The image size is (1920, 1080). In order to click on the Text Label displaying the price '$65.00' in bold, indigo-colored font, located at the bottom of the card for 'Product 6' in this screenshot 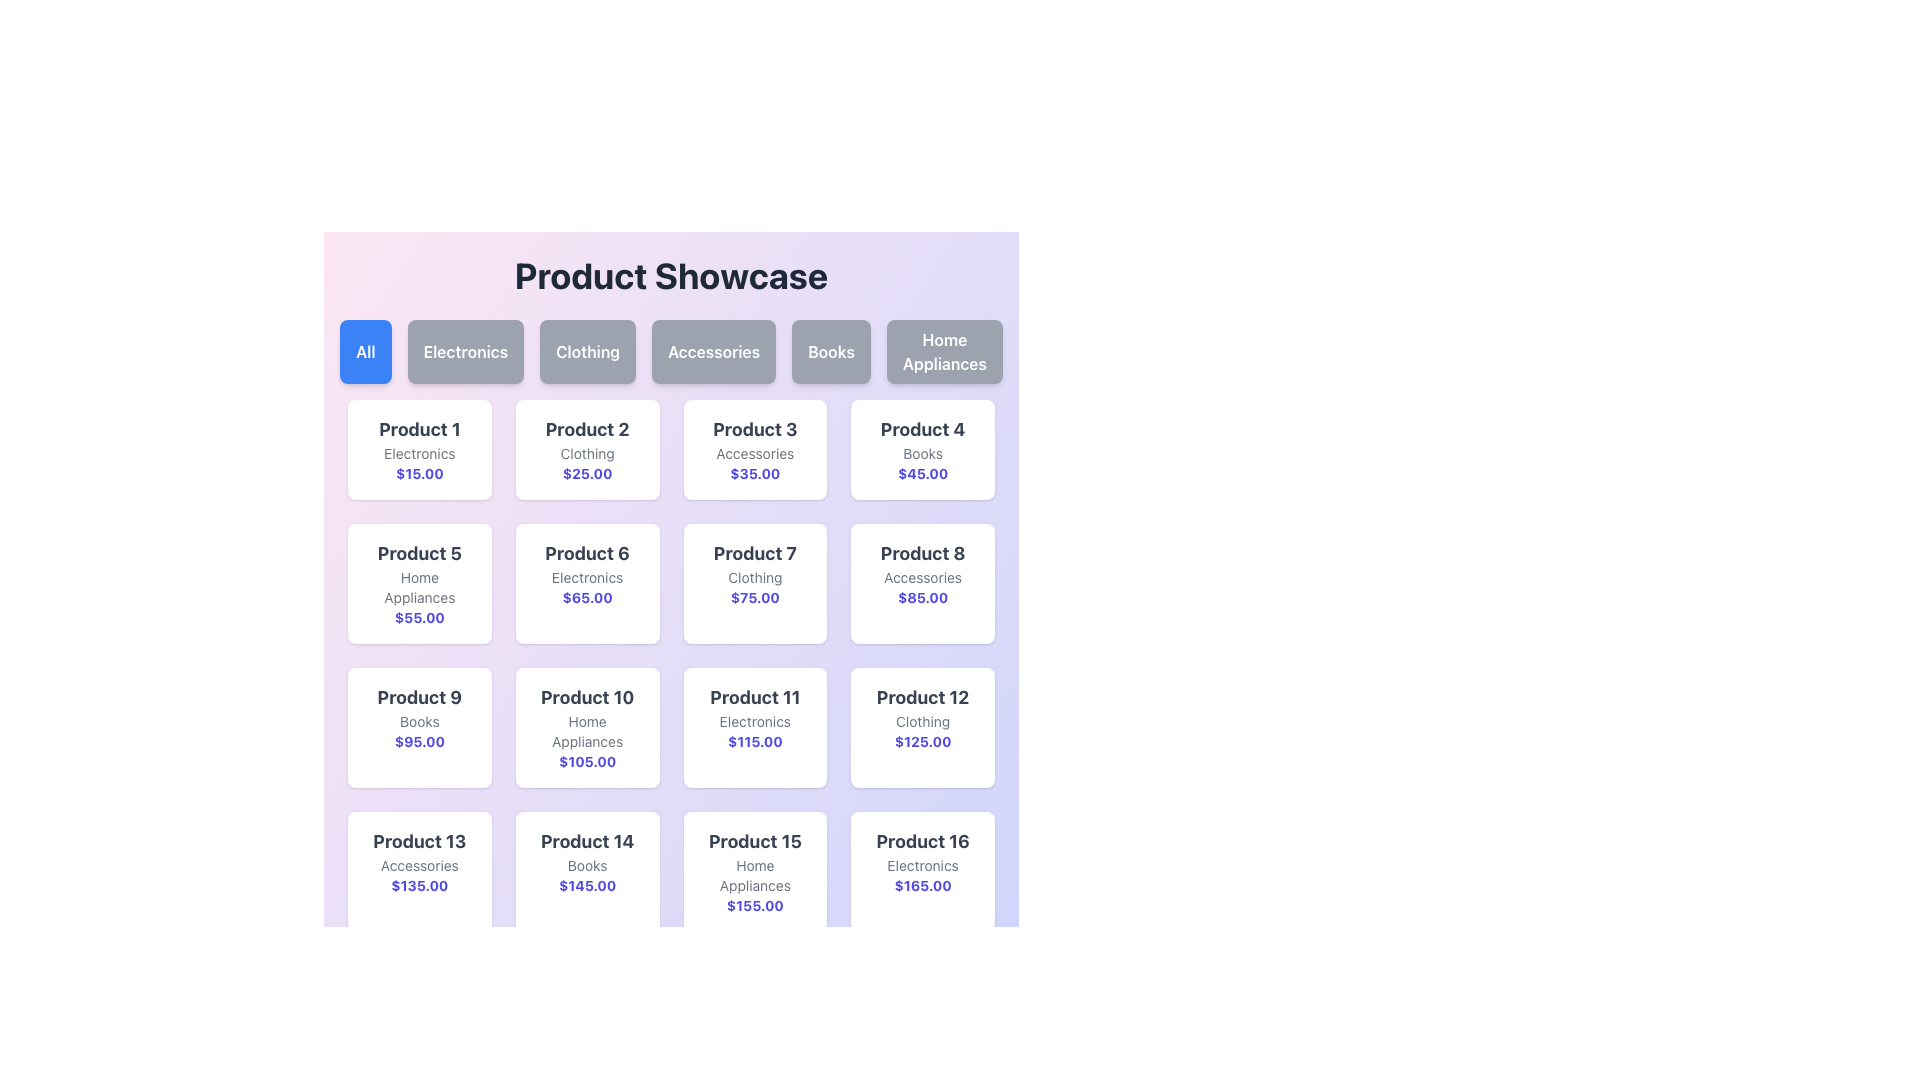, I will do `click(586, 596)`.